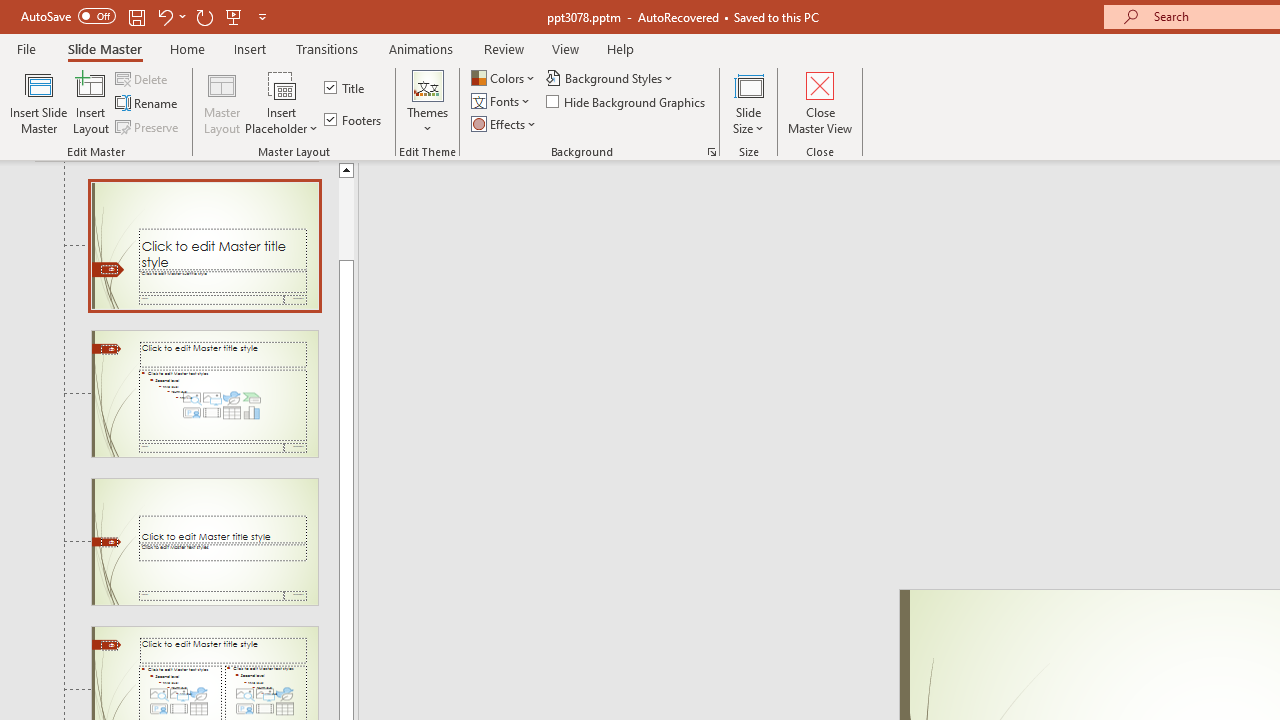 The height and width of the screenshot is (720, 1280). What do you see at coordinates (147, 103) in the screenshot?
I see `'Rename'` at bounding box center [147, 103].